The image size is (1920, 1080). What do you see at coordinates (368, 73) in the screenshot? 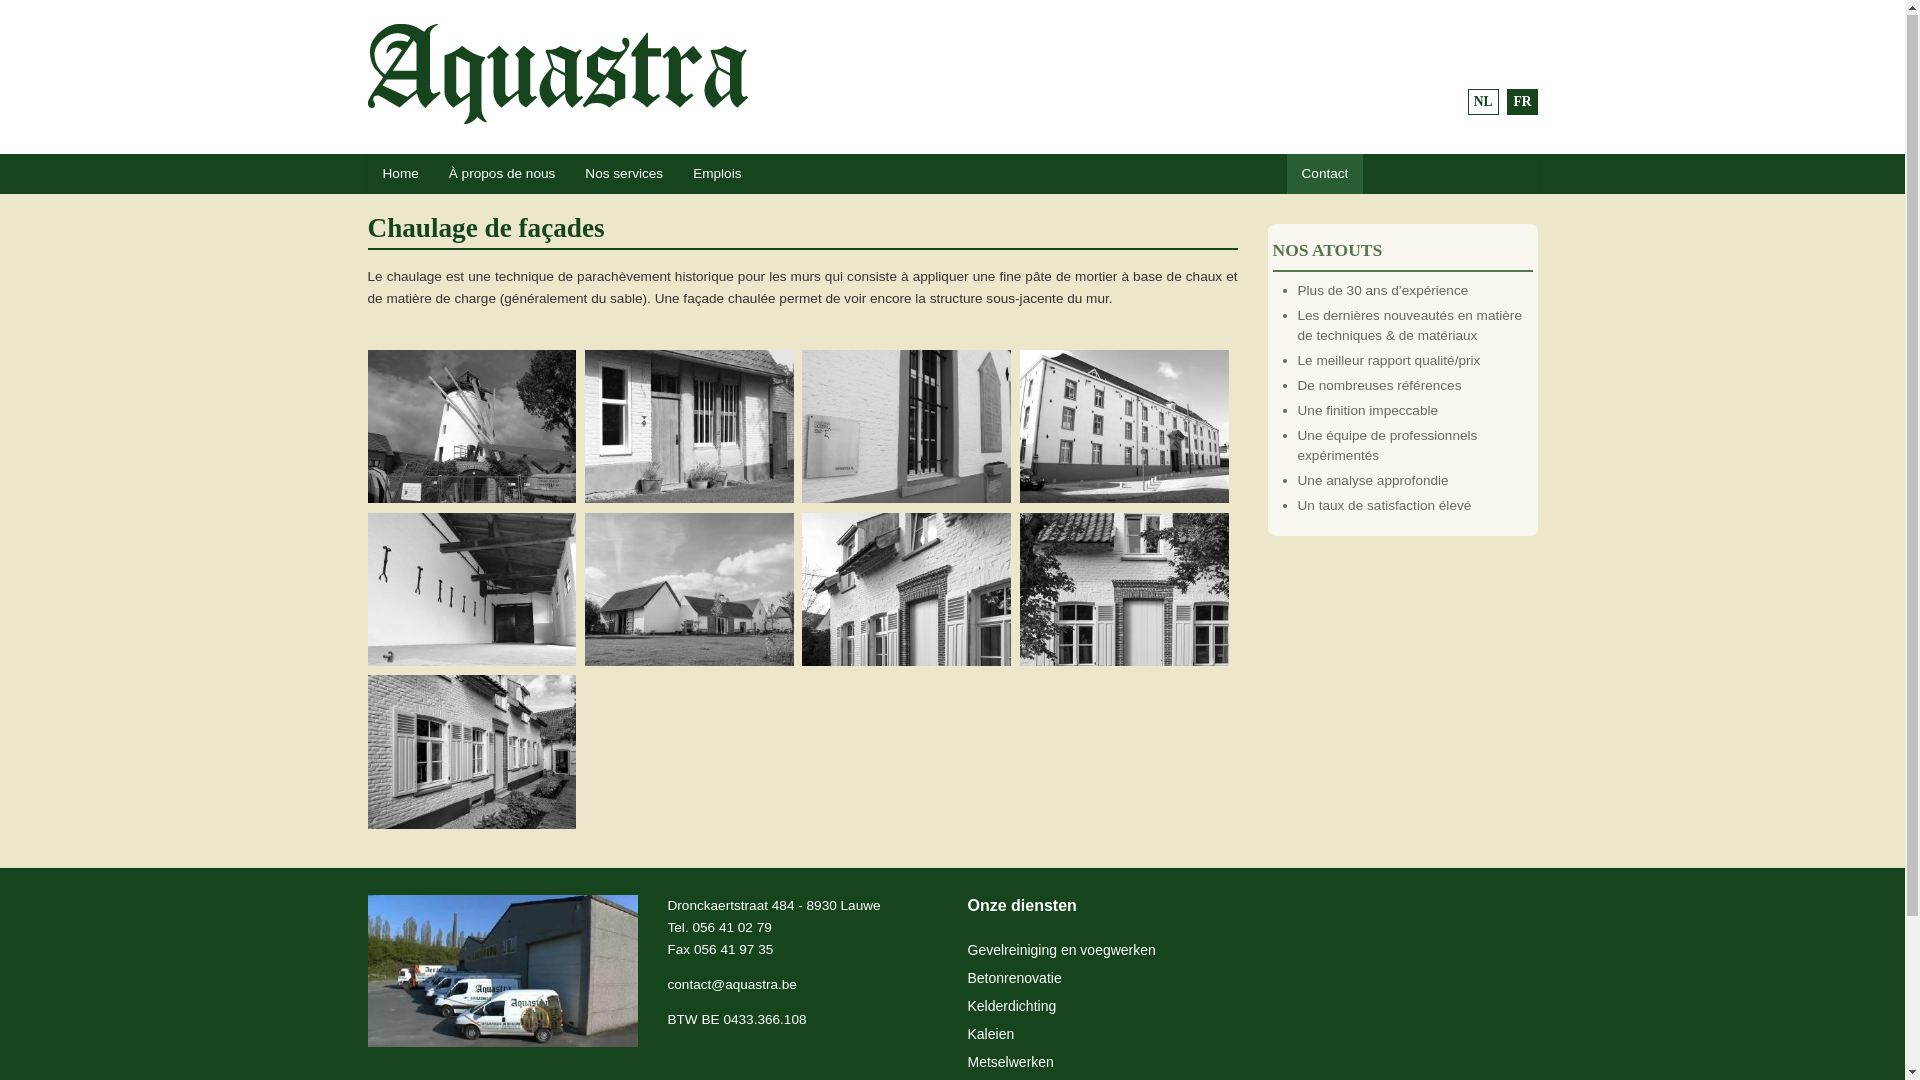
I see `'Accueil'` at bounding box center [368, 73].